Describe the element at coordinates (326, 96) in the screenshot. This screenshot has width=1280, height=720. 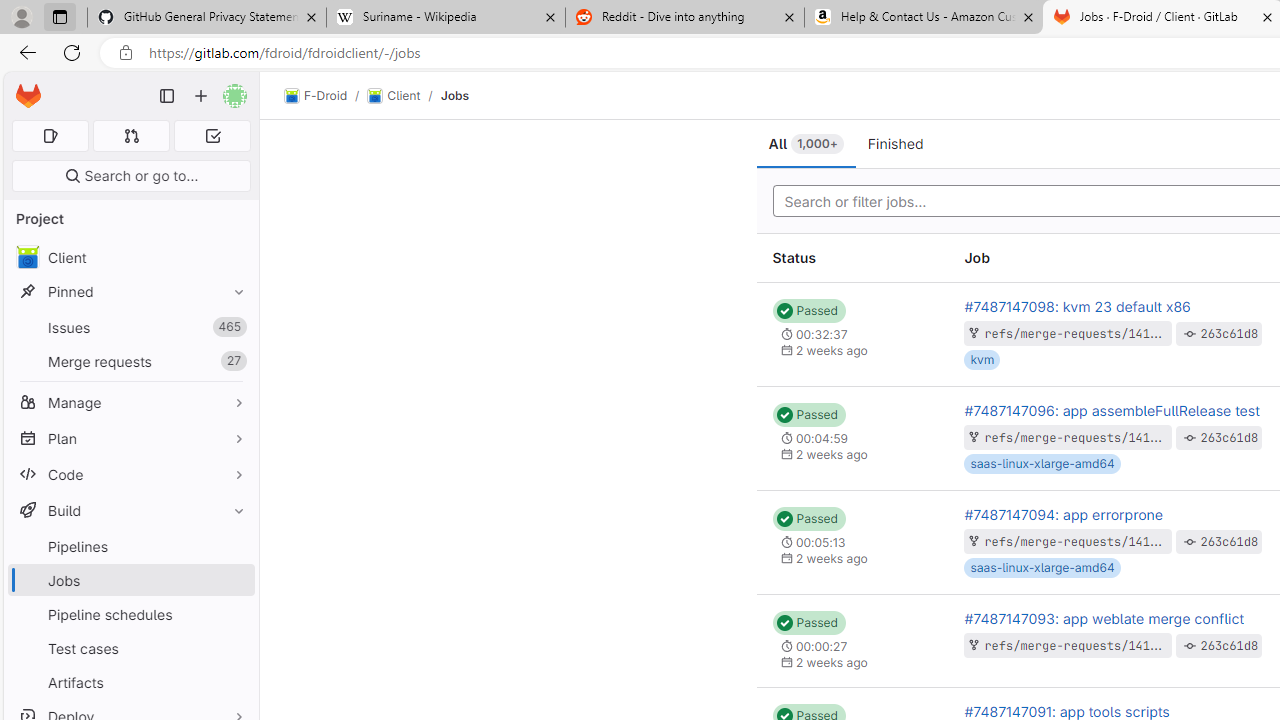
I see `'F-Droid/'` at that location.